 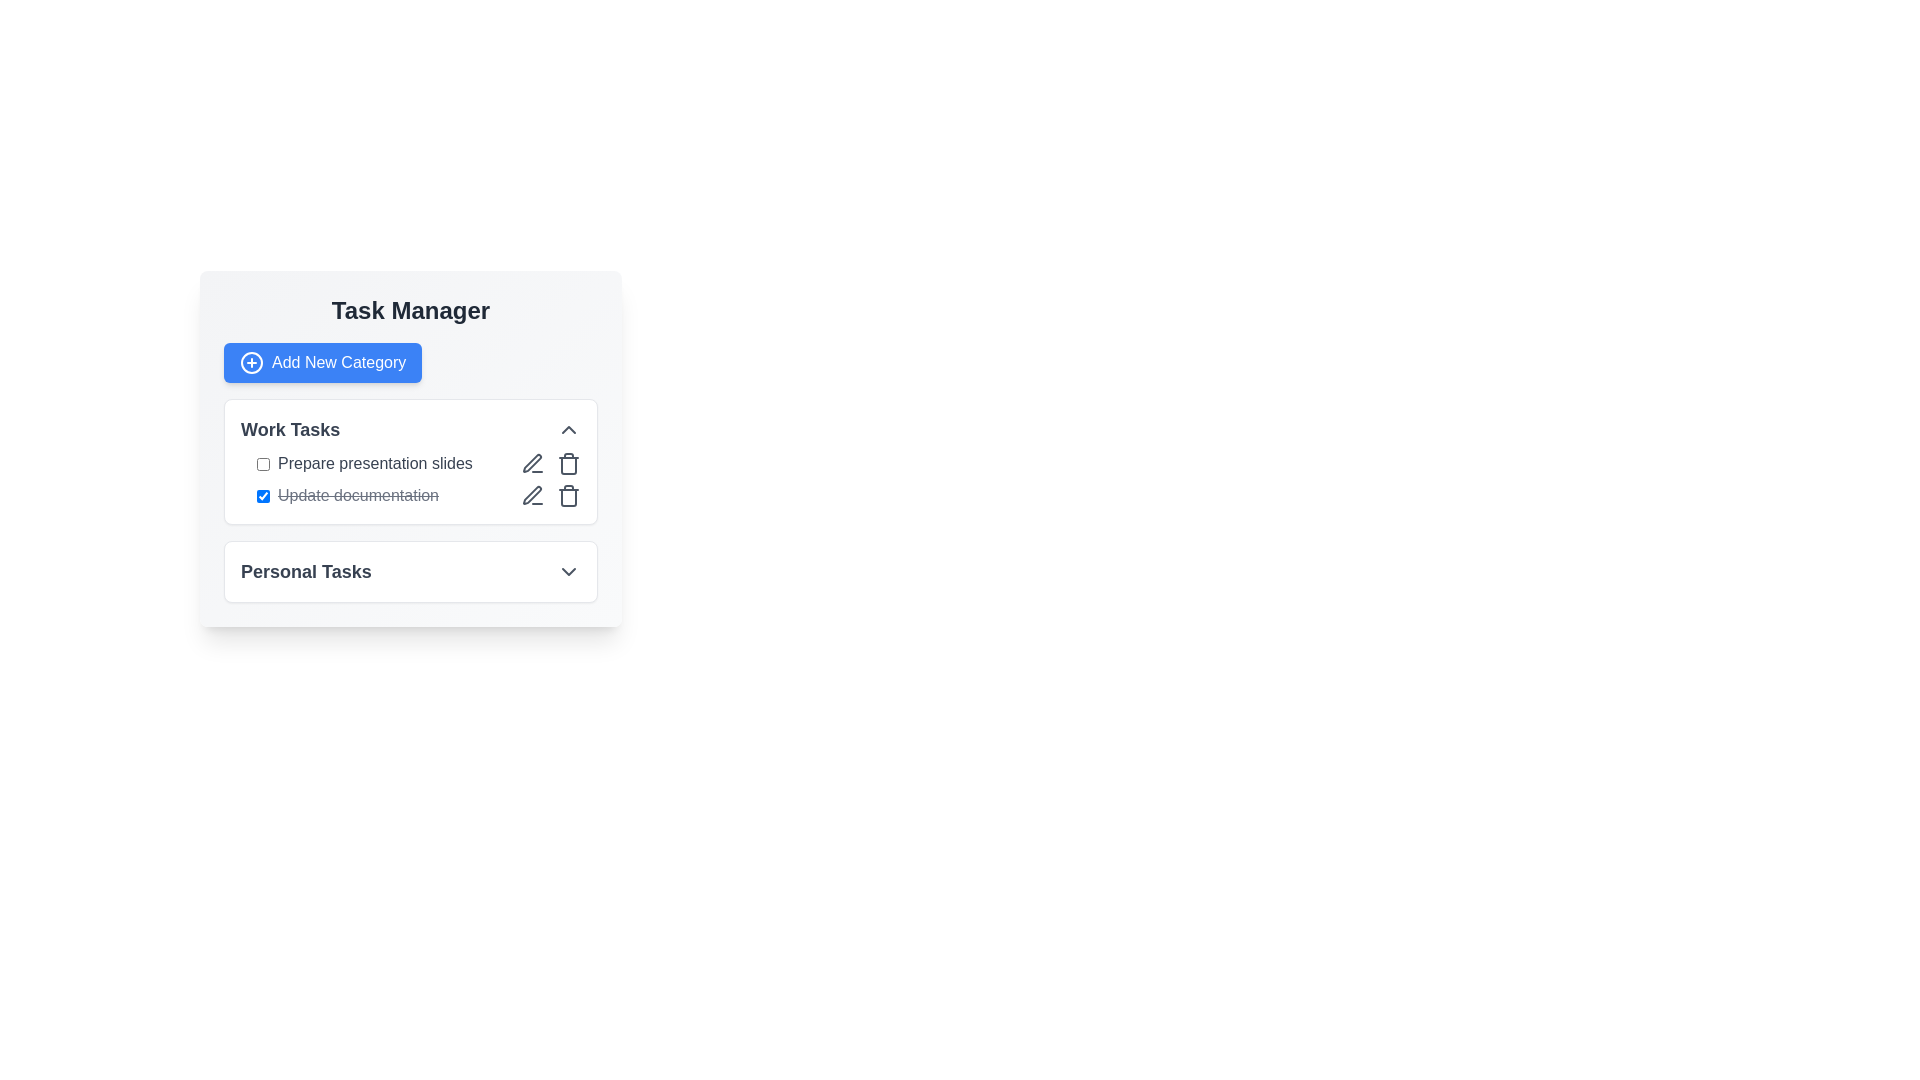 What do you see at coordinates (410, 500) in the screenshot?
I see `the 'Work Tasks' section, which is styled with a white background, rounded corners, and contains task items like 'Prepare presentation slides' and 'Update documentation'` at bounding box center [410, 500].